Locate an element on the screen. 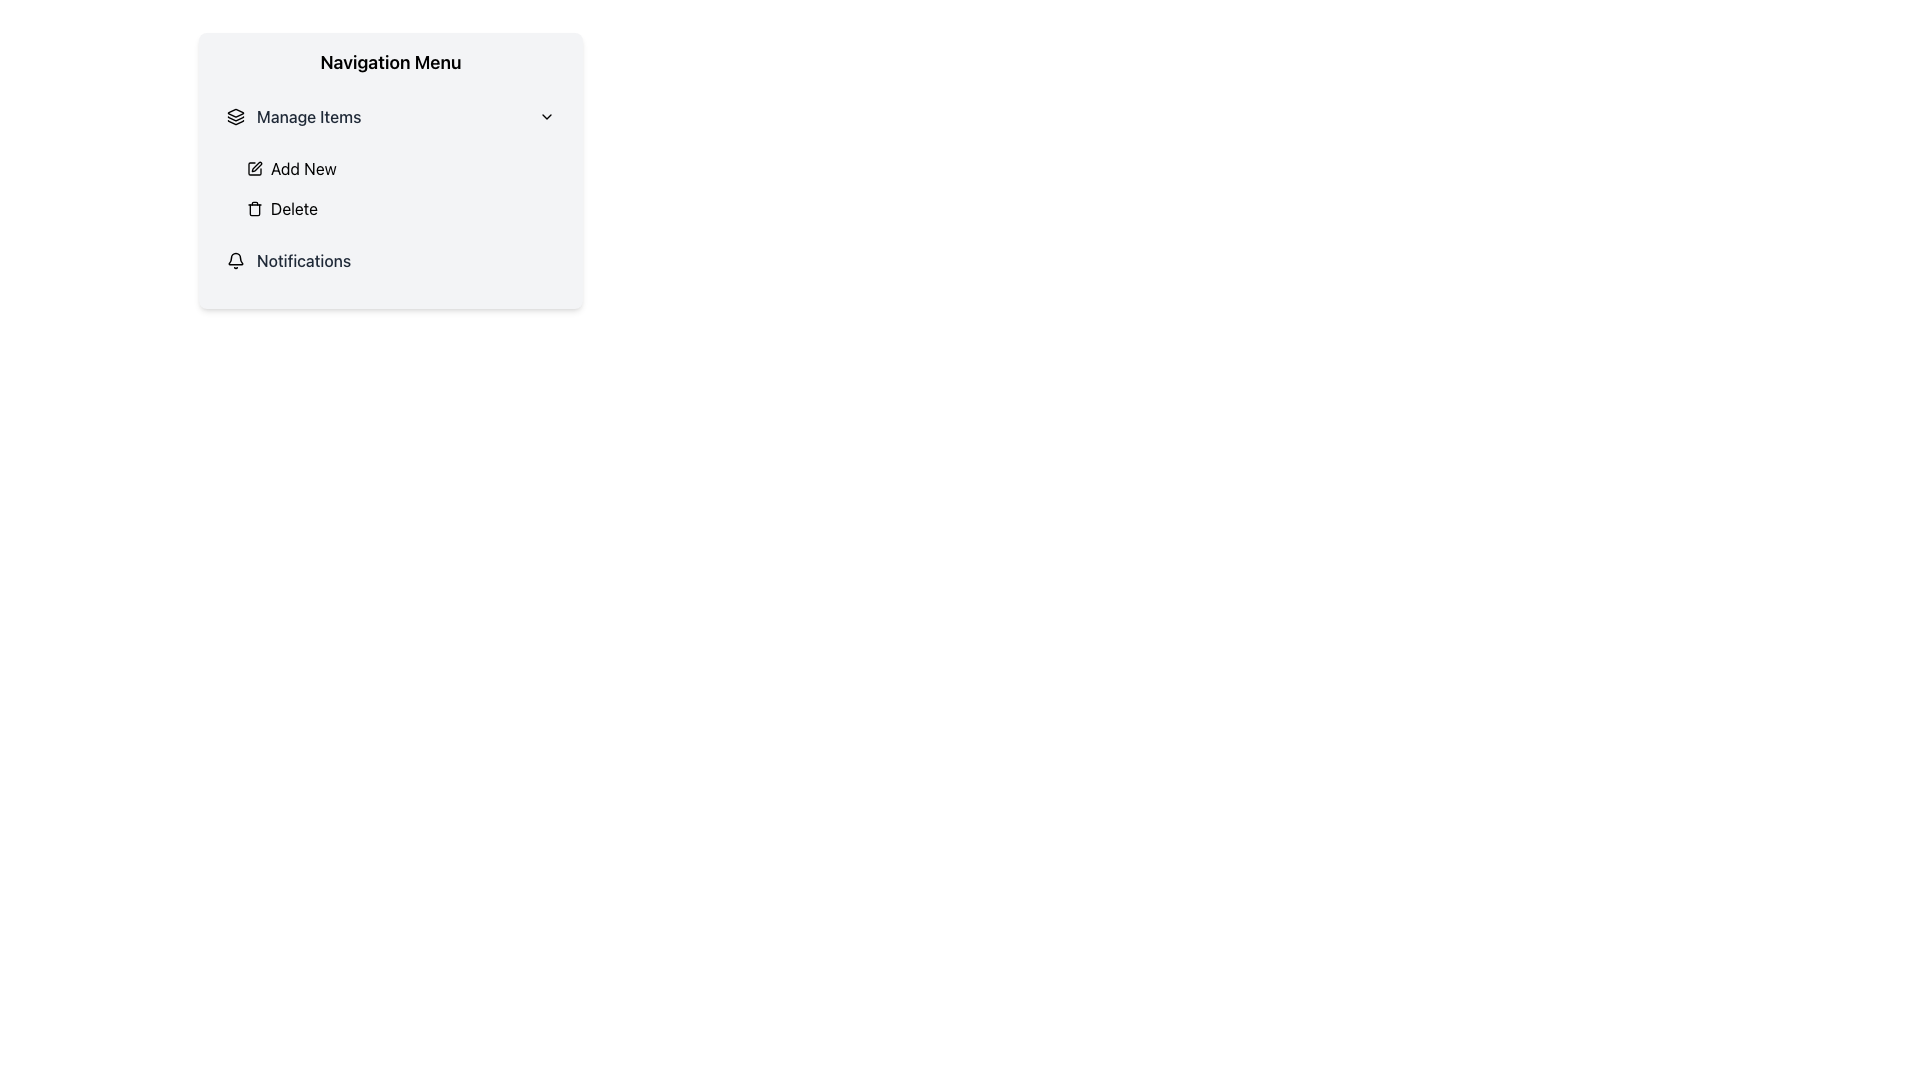 This screenshot has height=1080, width=1920. the visual appearance of the 'Add New' icon, which is a pen icon located to the left of the 'Add New' text in the vertical navigation menu is located at coordinates (253, 168).